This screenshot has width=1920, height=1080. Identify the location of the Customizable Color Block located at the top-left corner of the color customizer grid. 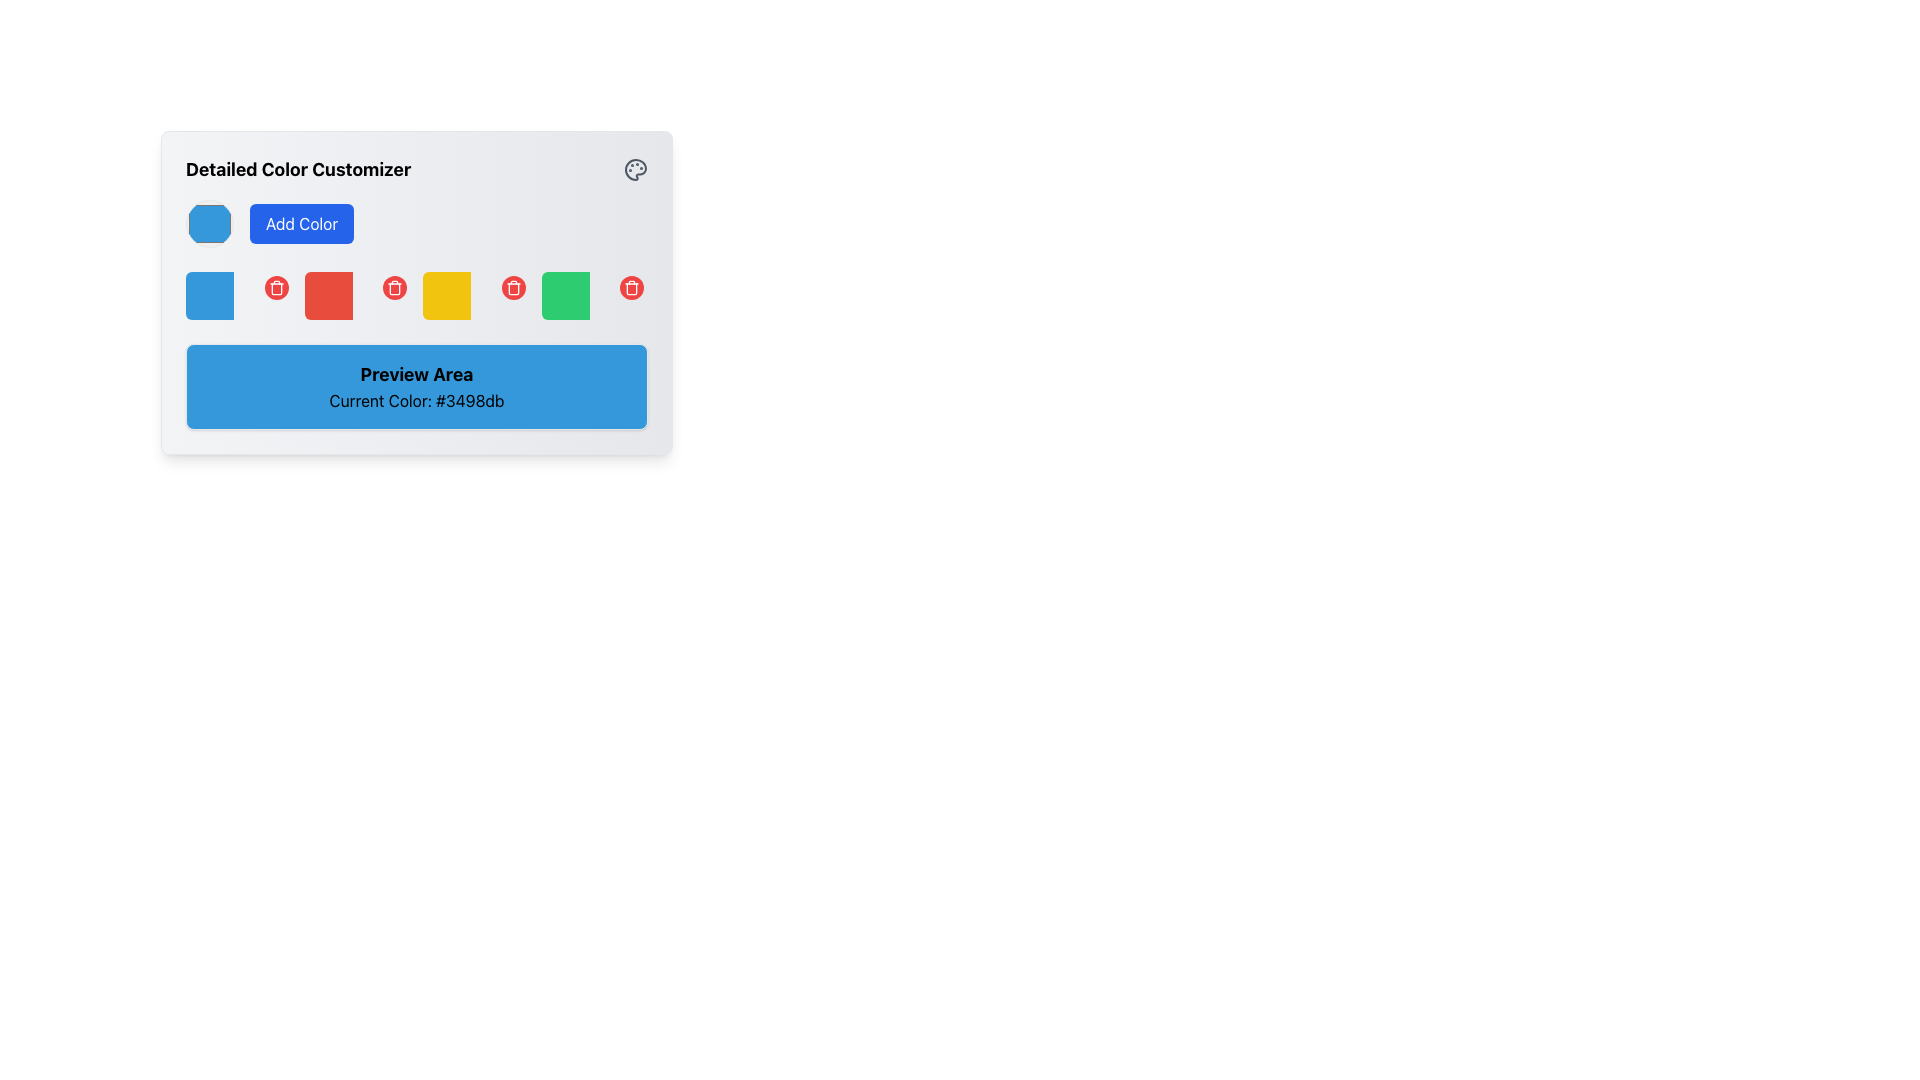
(239, 296).